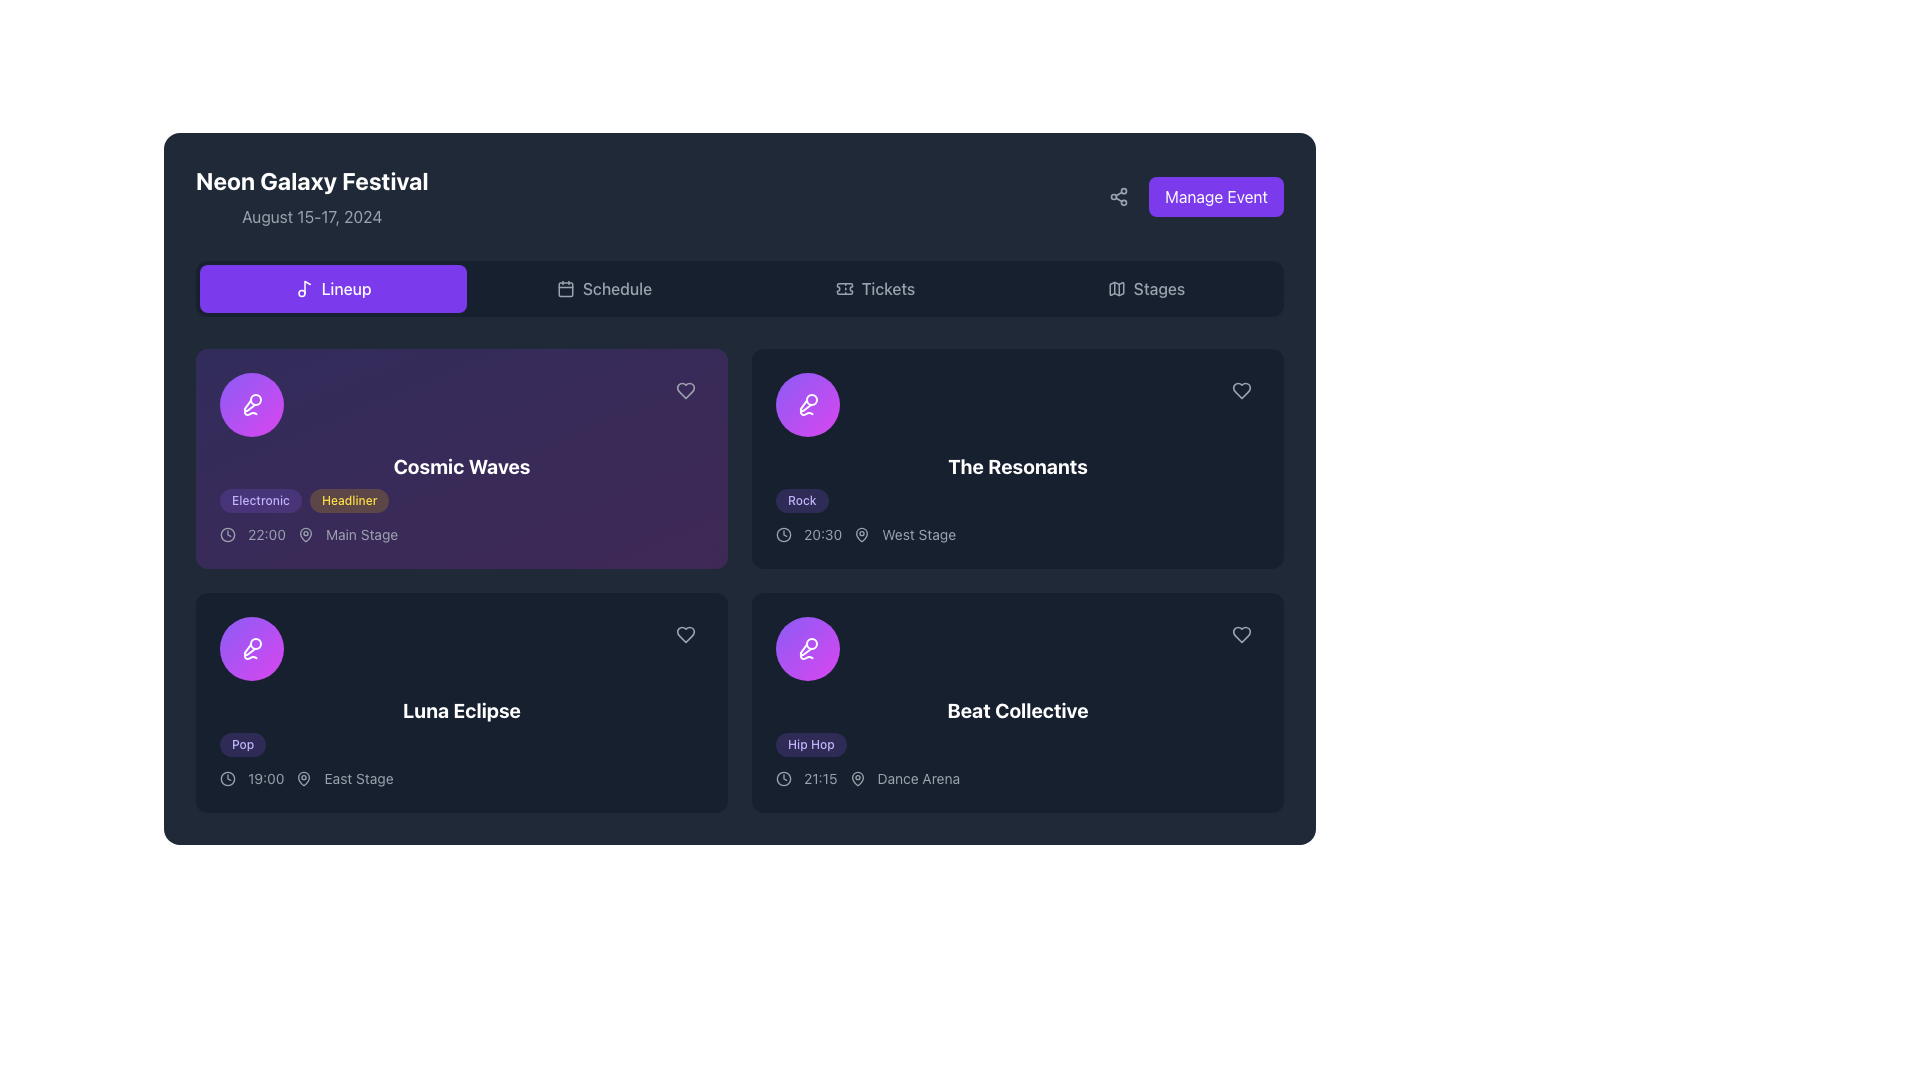 The width and height of the screenshot is (1920, 1080). What do you see at coordinates (807, 405) in the screenshot?
I see `the microphone icon embedded in the circular button located on the left side of the 'Cosmic Waves' card` at bounding box center [807, 405].